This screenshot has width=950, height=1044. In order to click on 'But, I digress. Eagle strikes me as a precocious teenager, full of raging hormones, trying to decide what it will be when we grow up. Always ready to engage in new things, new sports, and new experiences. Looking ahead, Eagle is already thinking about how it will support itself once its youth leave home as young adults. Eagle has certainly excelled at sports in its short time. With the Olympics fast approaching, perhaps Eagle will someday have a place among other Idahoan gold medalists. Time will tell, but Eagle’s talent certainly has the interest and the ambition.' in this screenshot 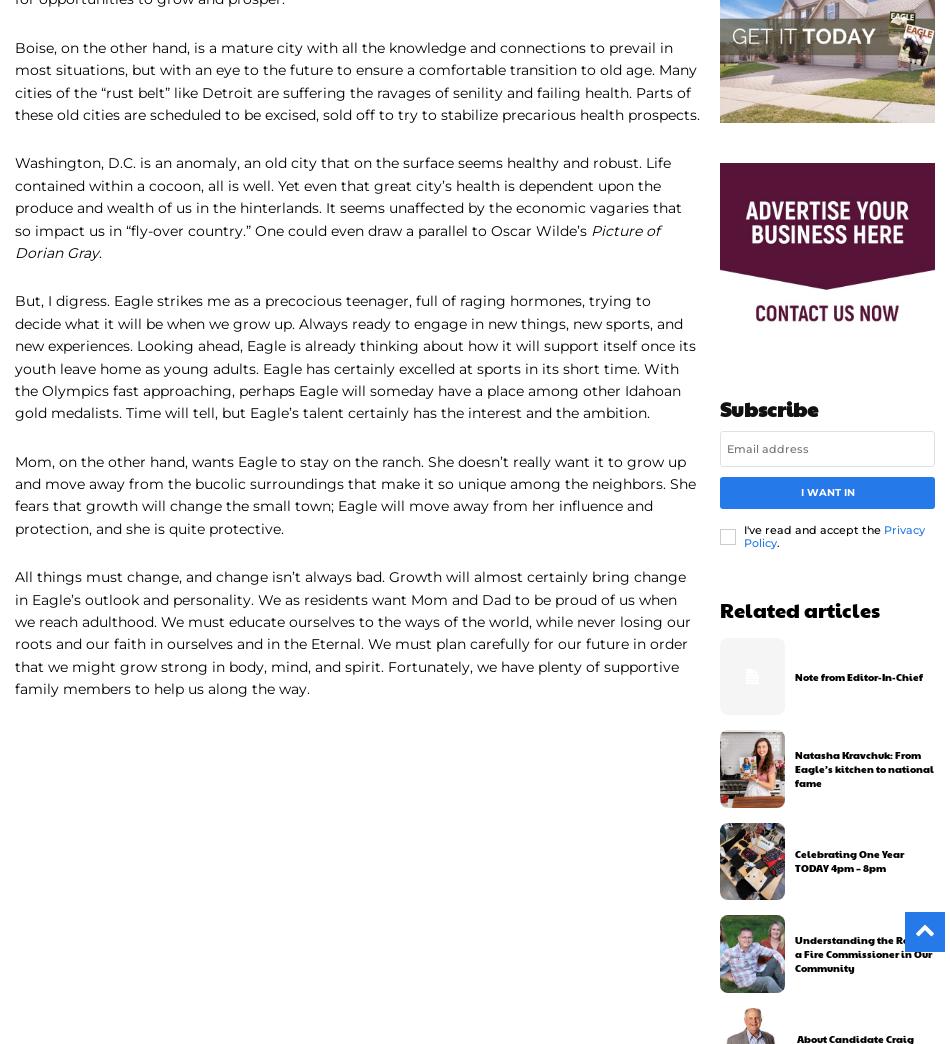, I will do `click(354, 357)`.